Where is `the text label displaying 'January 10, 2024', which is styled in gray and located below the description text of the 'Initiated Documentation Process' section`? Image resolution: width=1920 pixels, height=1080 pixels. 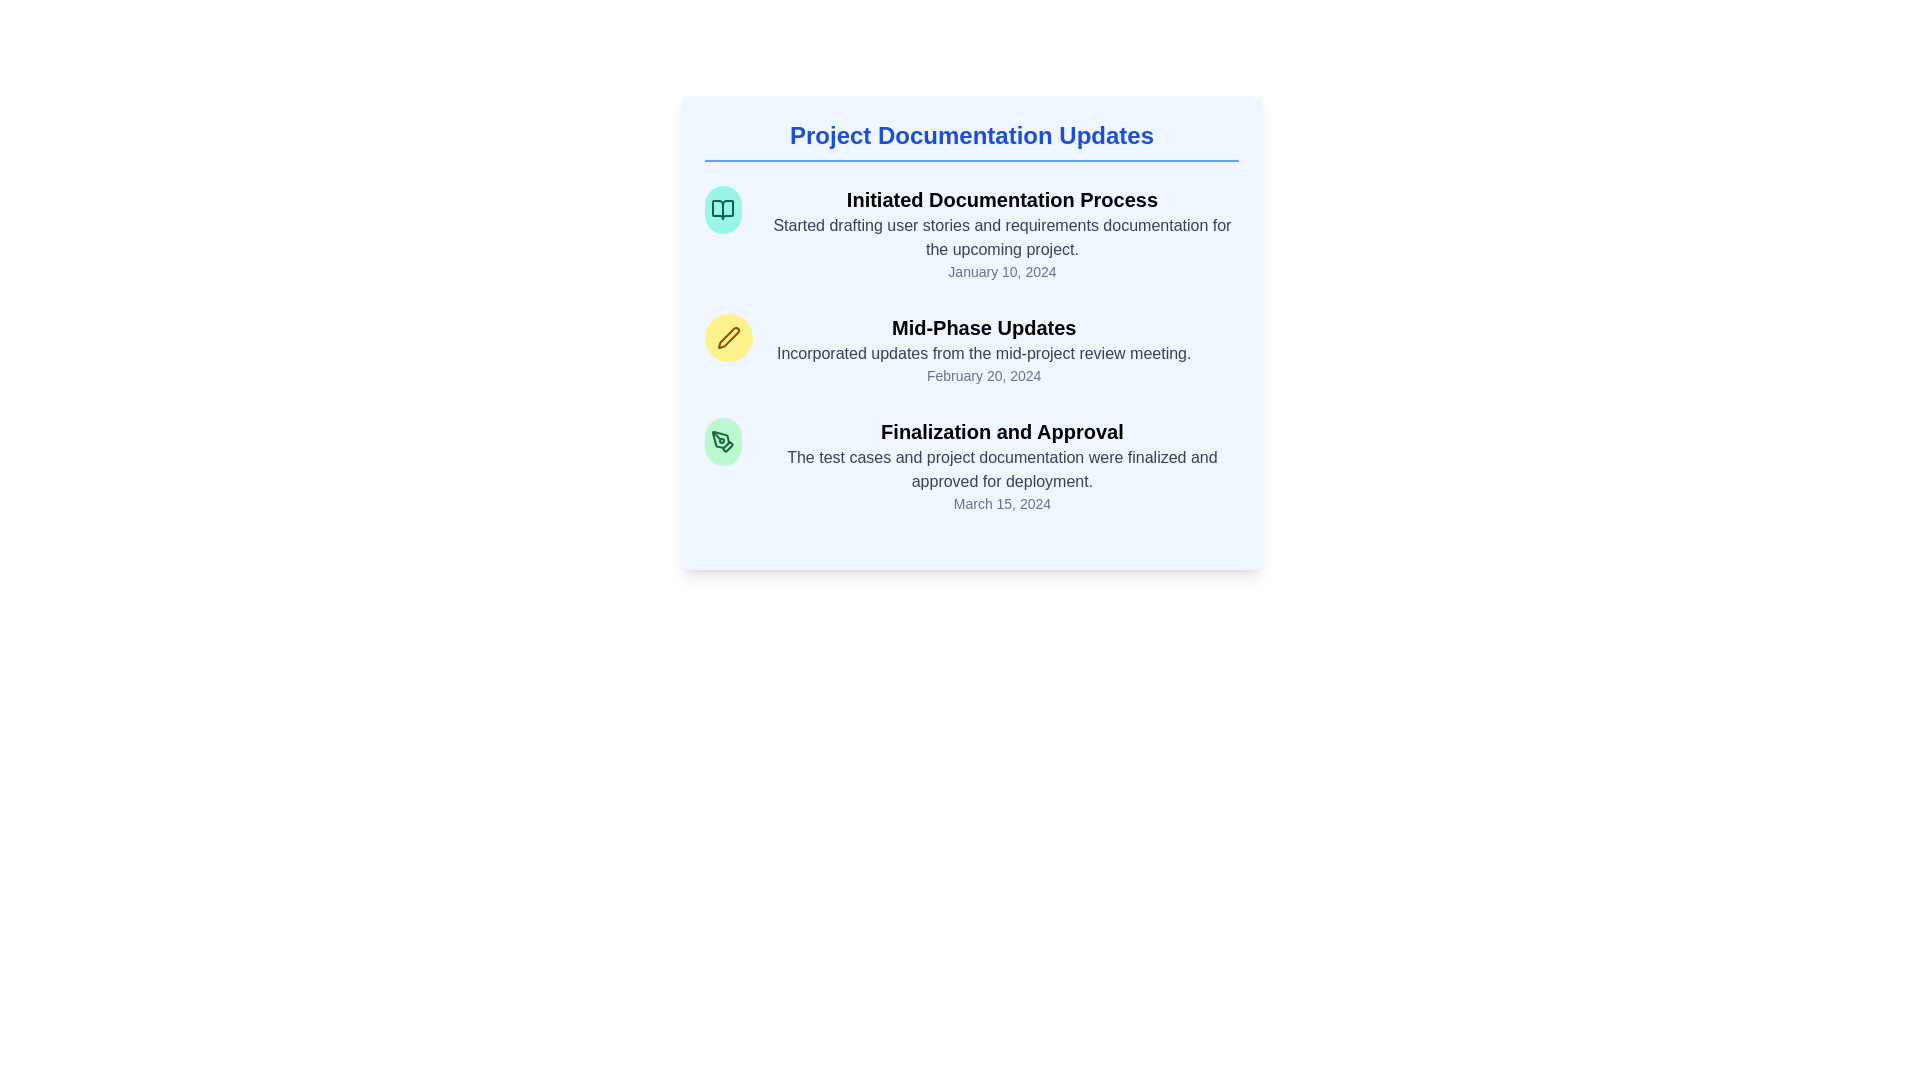
the text label displaying 'January 10, 2024', which is styled in gray and located below the description text of the 'Initiated Documentation Process' section is located at coordinates (1002, 272).